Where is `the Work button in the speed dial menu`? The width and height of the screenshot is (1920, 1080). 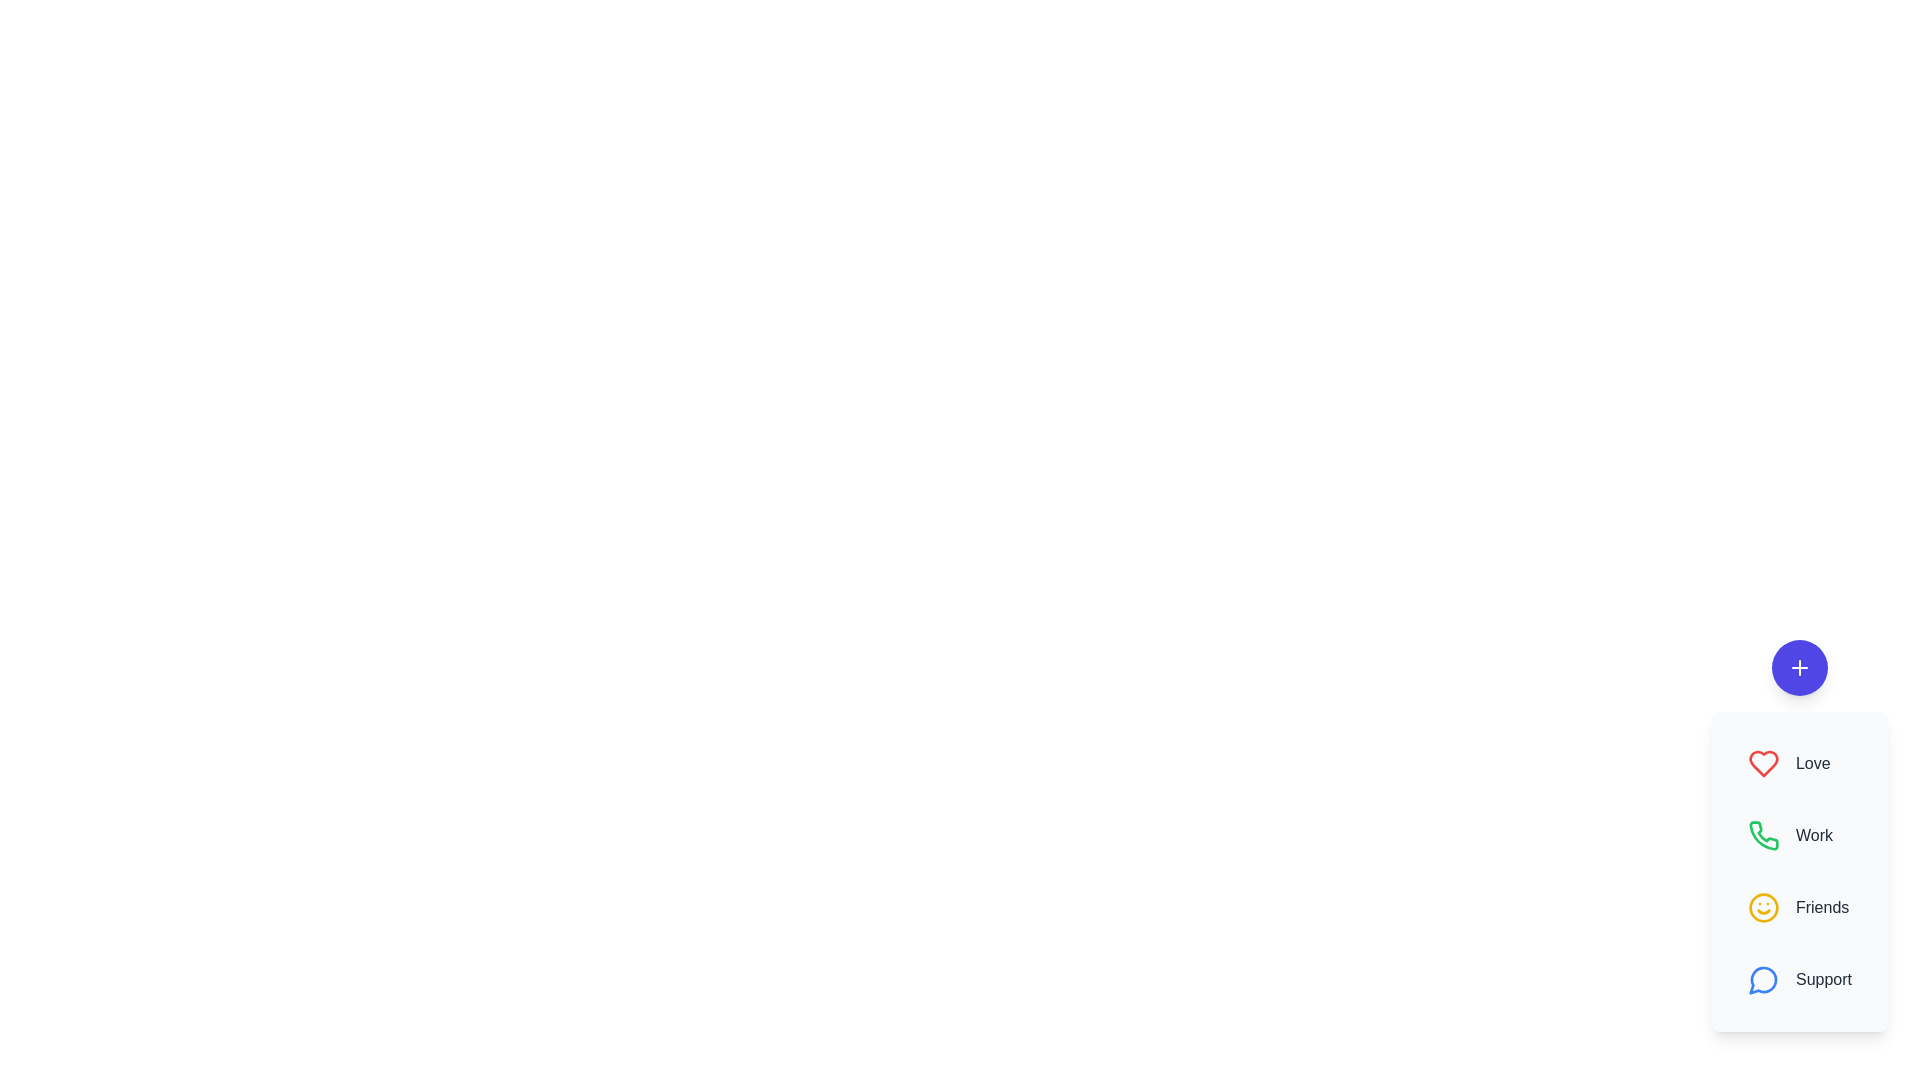
the Work button in the speed dial menu is located at coordinates (1800, 836).